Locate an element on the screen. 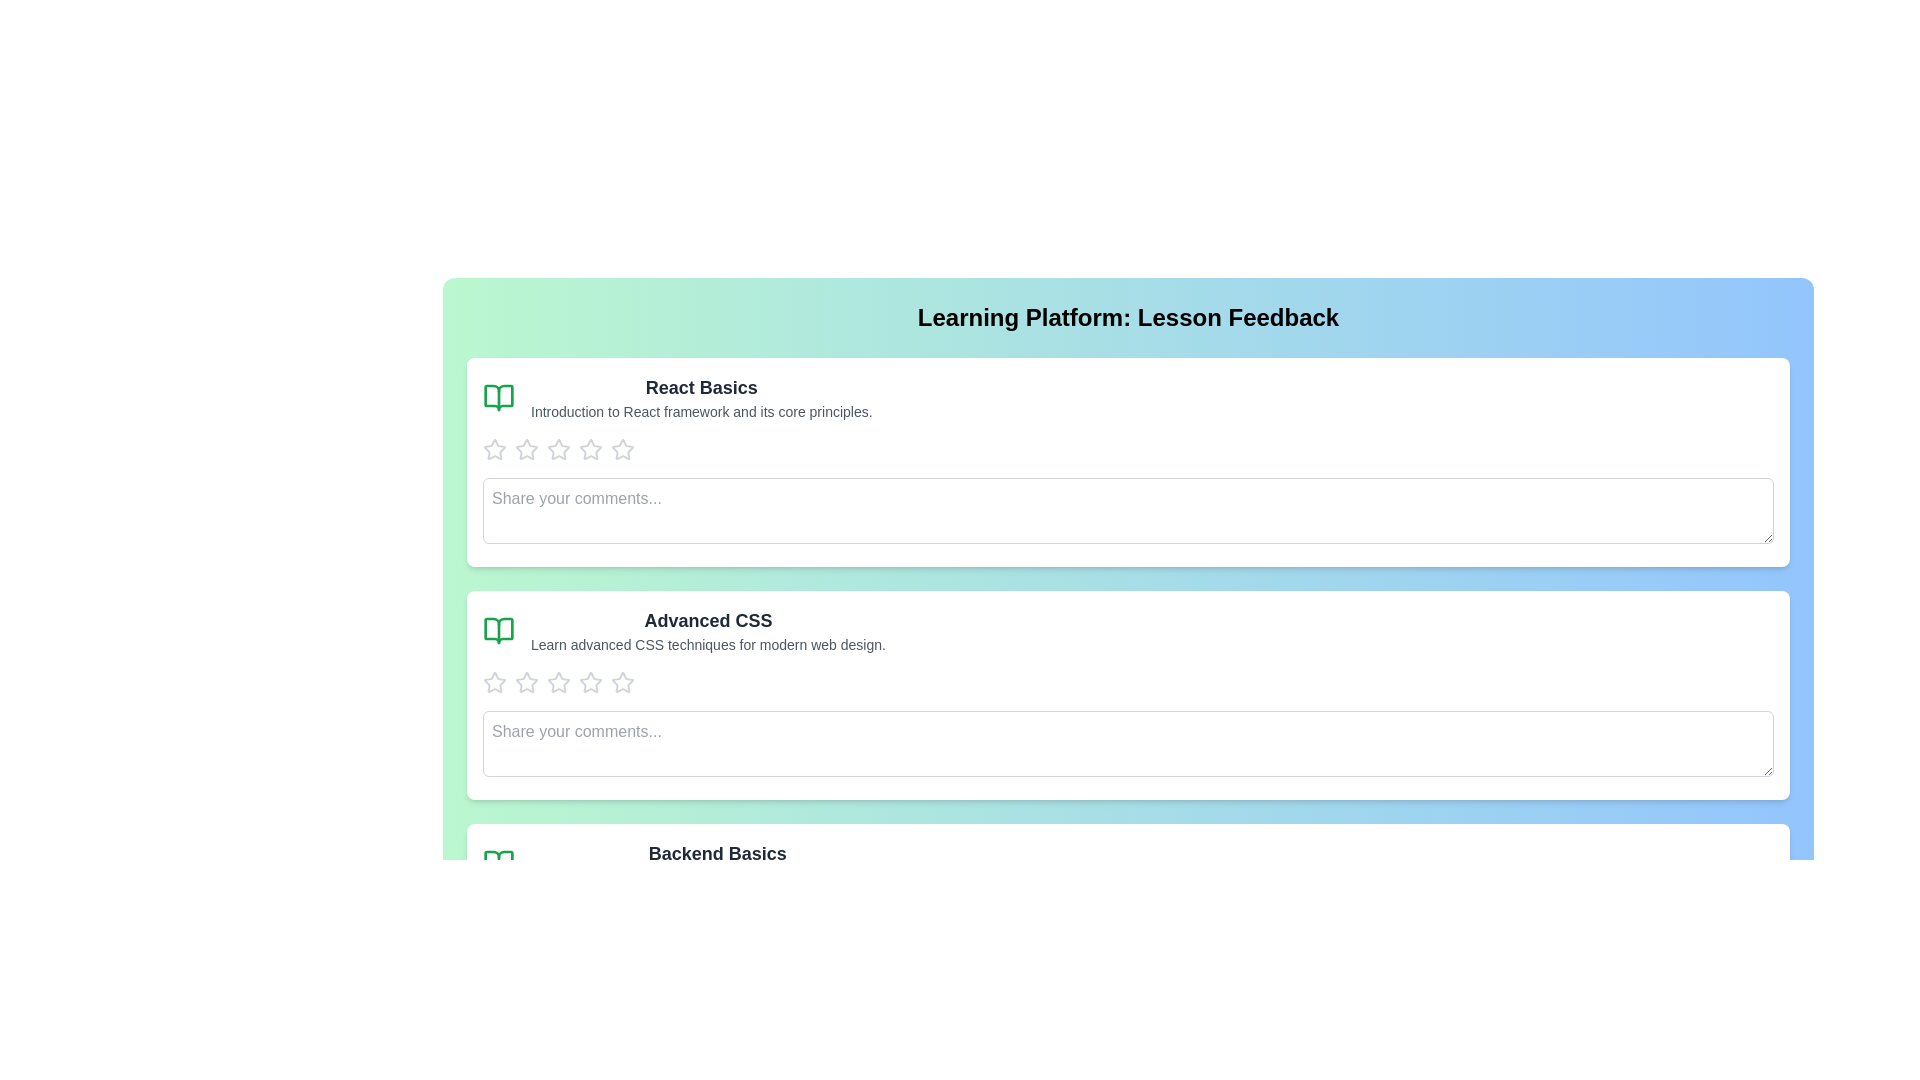 This screenshot has width=1920, height=1080. the second star icon in the rating system below the 'Advanced CSS' lesson to assign a rating is located at coordinates (558, 681).